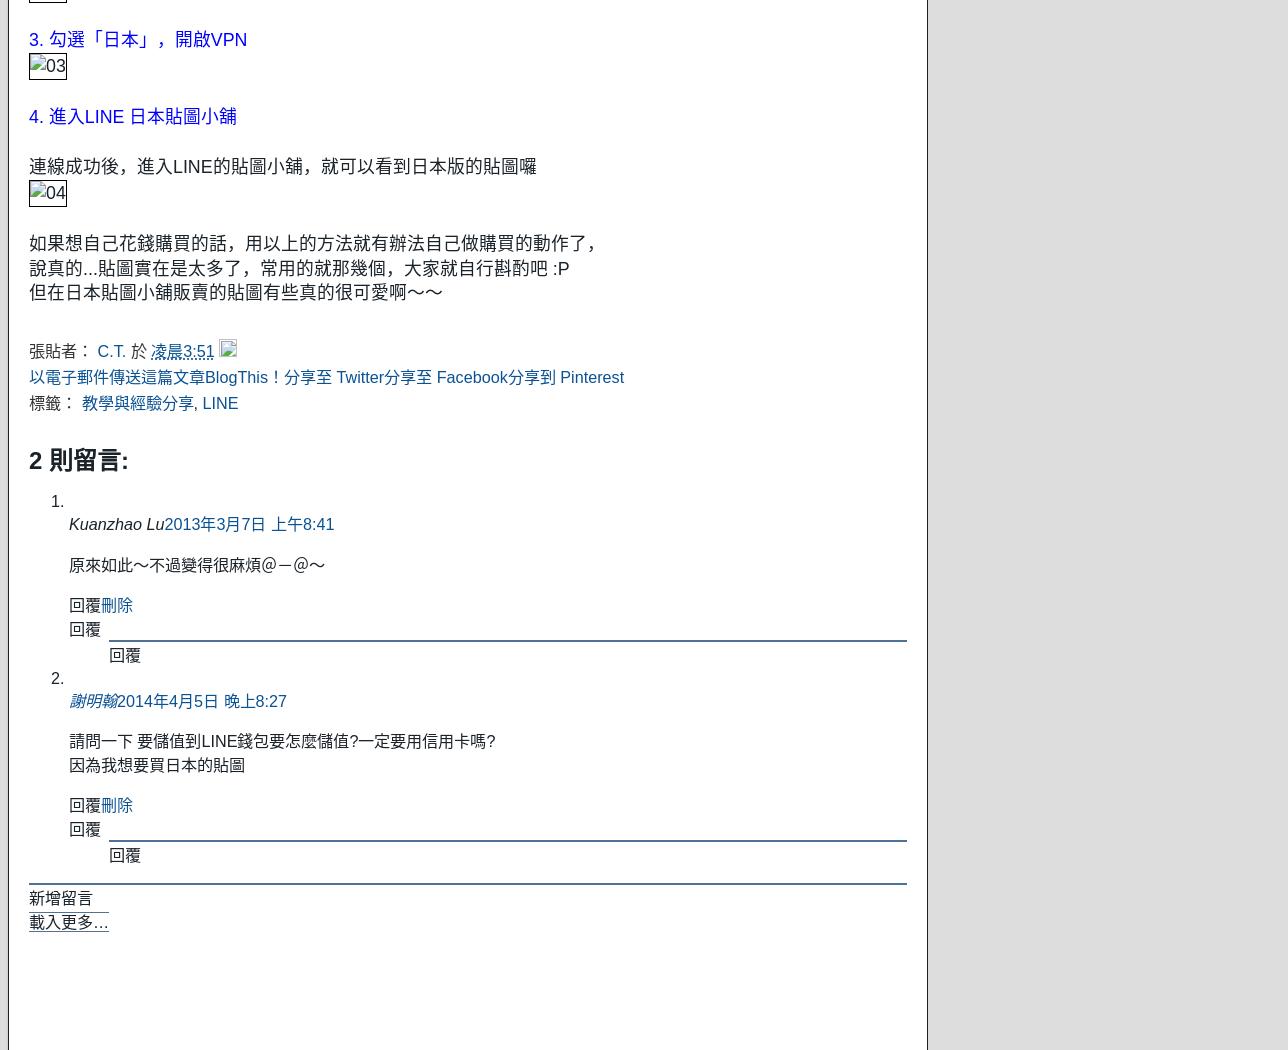 This screenshot has height=1050, width=1288. Describe the element at coordinates (133, 115) in the screenshot. I see `'4. 進入LINE 日本貼圖小舖'` at that location.